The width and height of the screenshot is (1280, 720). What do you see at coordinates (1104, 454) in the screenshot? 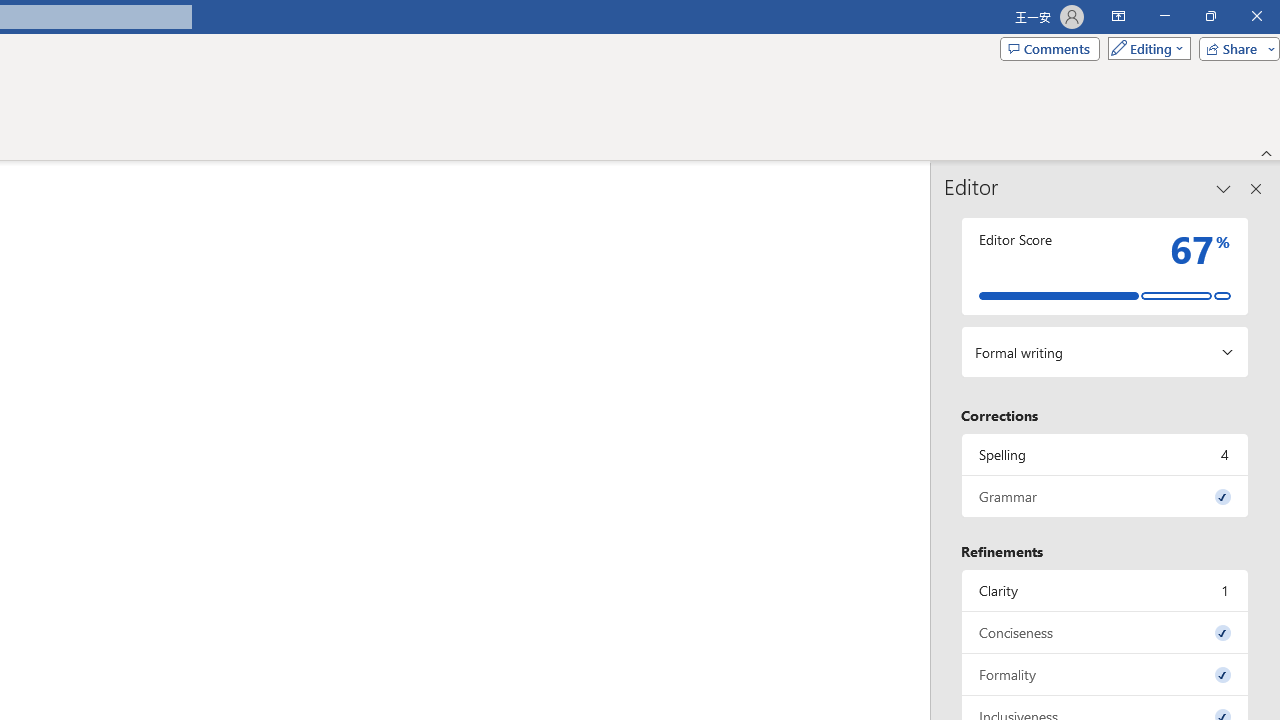
I see `'Spelling, 4 issues. Press space or enter to review items.'` at bounding box center [1104, 454].